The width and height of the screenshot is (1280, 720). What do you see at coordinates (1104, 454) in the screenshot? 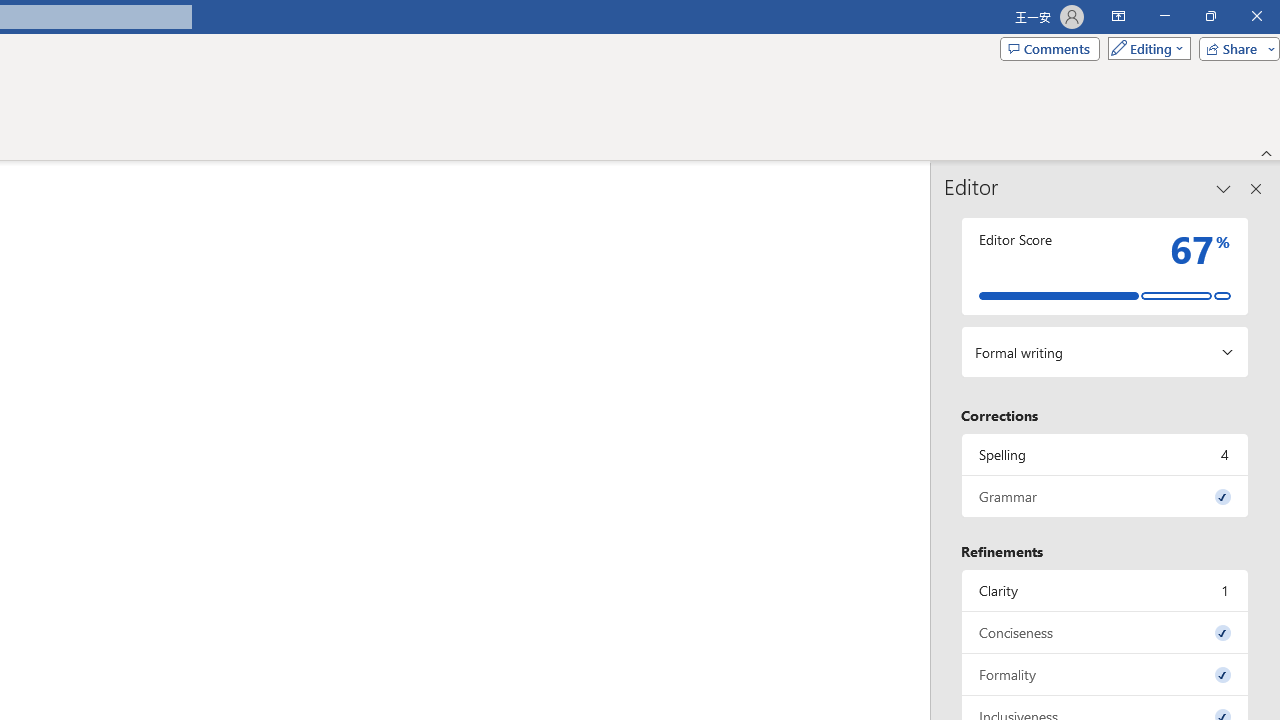
I see `'Spelling, 4 issues. Press space or enter to review items.'` at bounding box center [1104, 454].